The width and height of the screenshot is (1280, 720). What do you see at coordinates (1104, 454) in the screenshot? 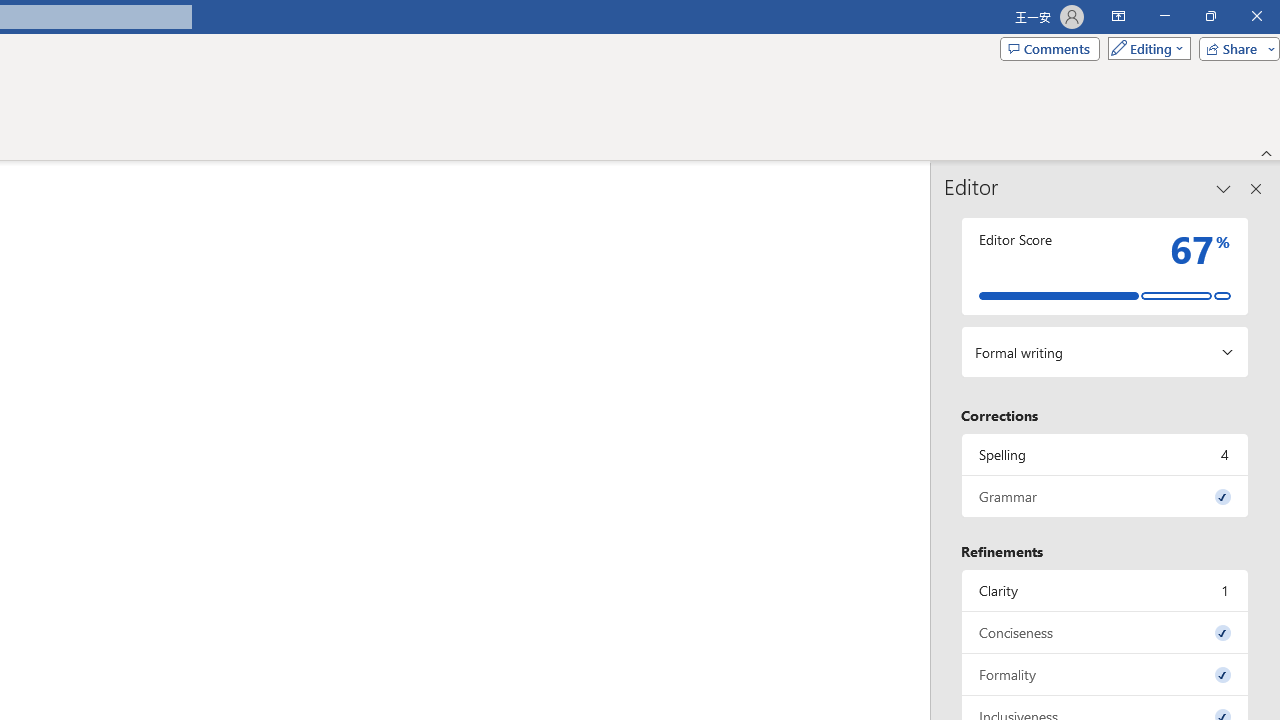
I see `'Spelling, 4 issues. Press space or enter to review items.'` at bounding box center [1104, 454].